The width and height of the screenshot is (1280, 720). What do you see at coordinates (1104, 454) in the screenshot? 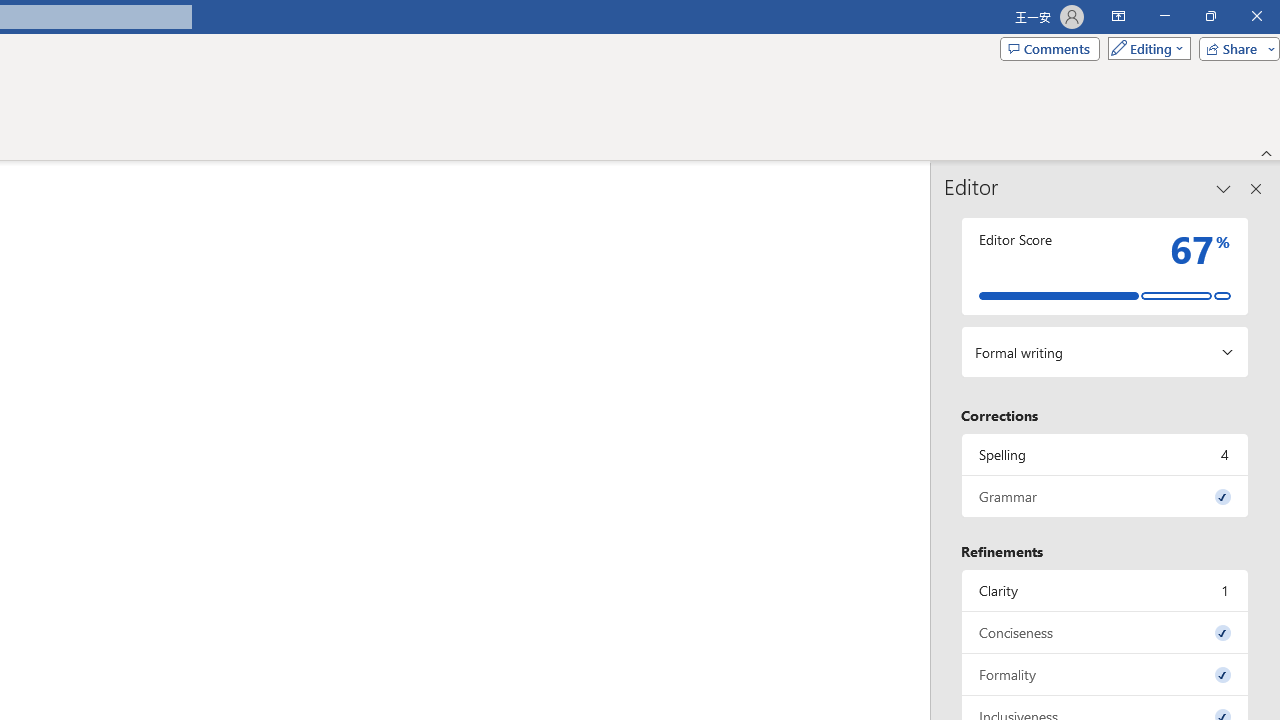
I see `'Spelling, 4 issues. Press space or enter to review items.'` at bounding box center [1104, 454].